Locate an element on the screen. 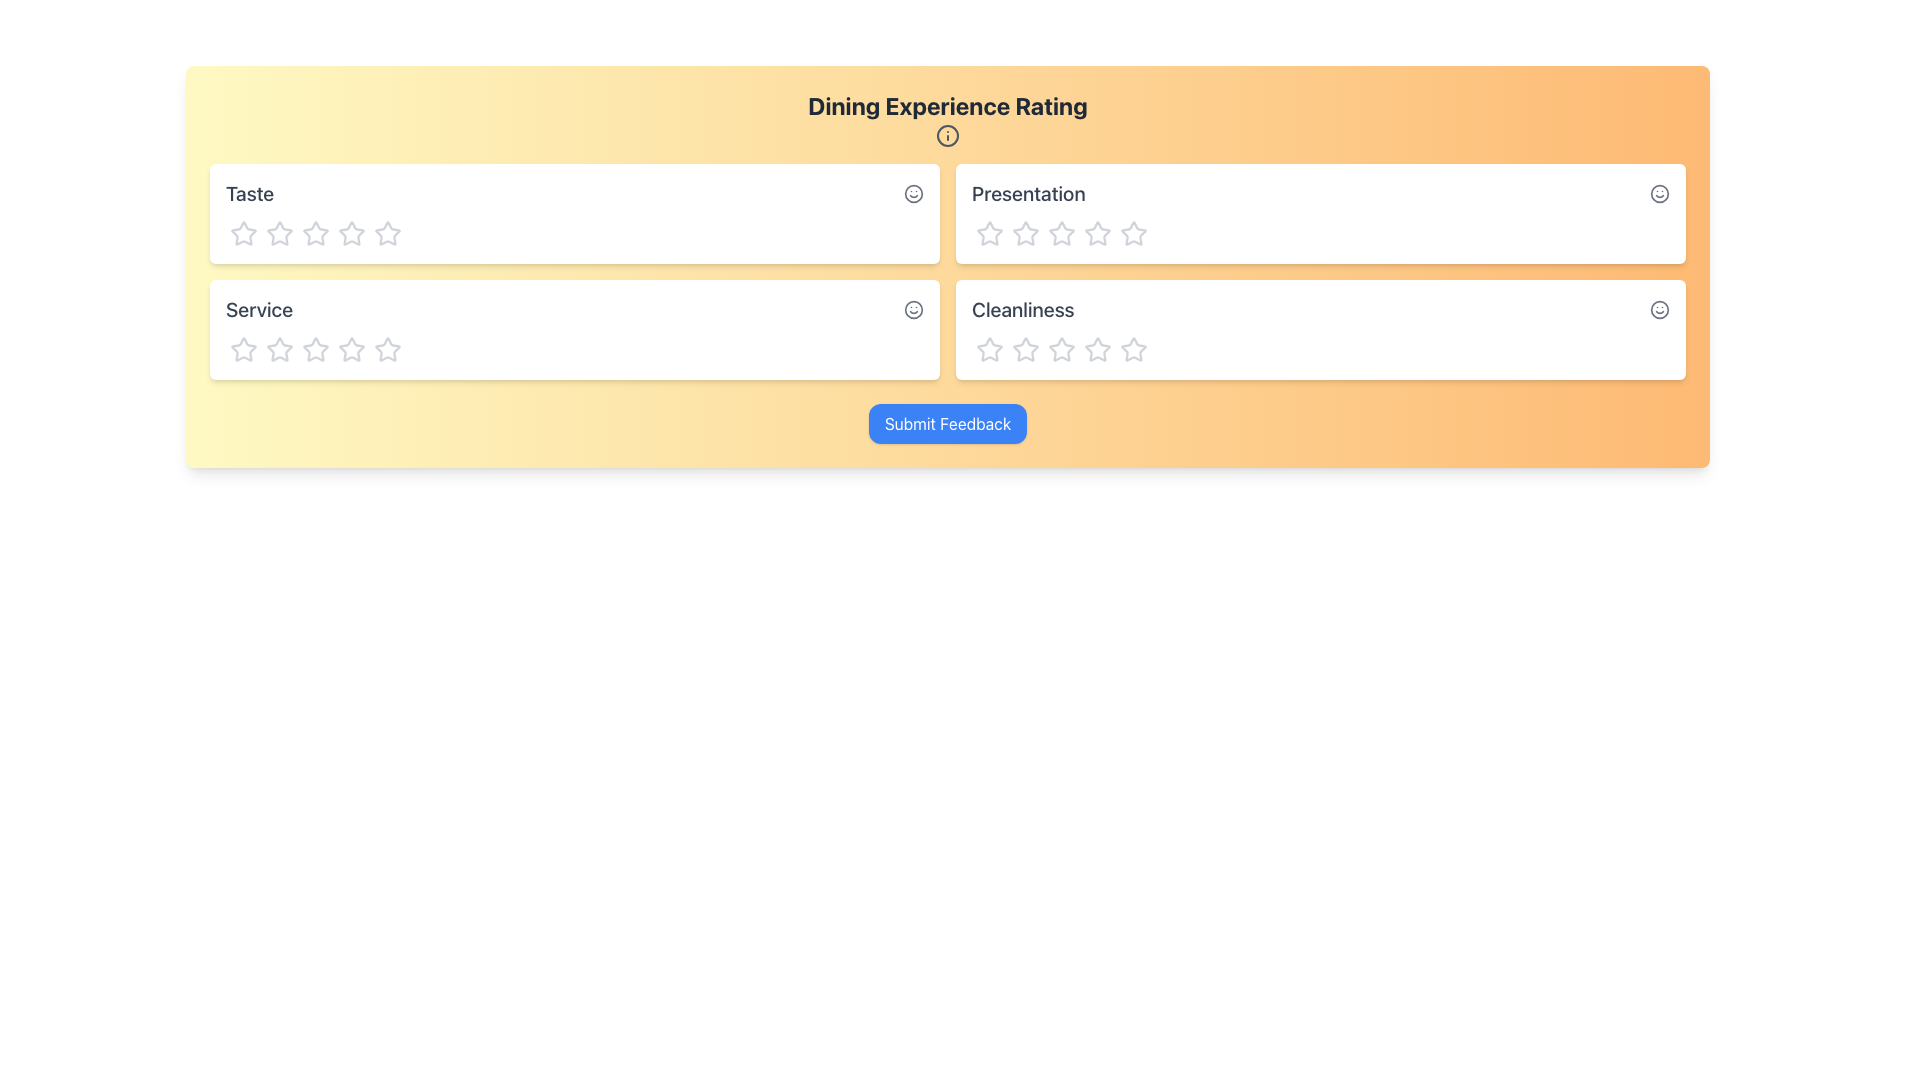 The height and width of the screenshot is (1080, 1920). the fourth star icon in the rating indicator below the 'Service' label is located at coordinates (315, 347).